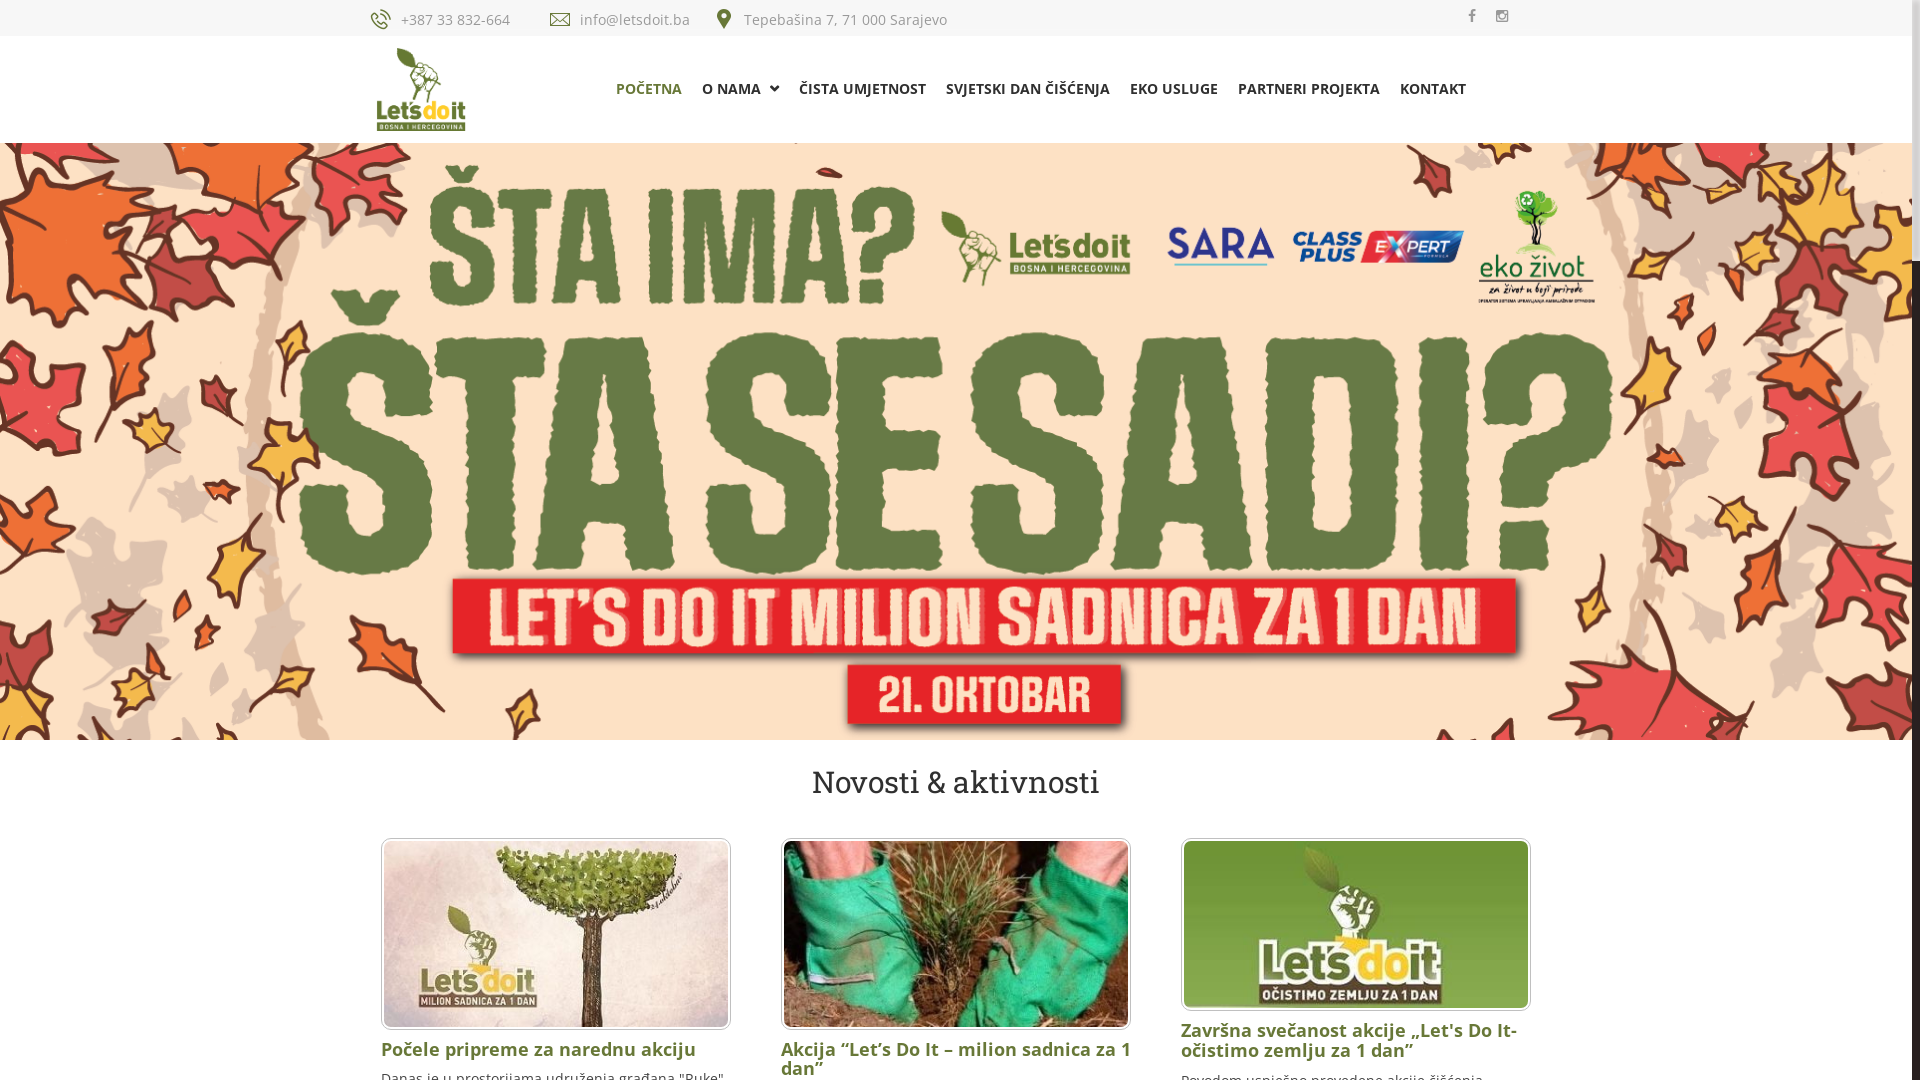 This screenshot has width=1920, height=1080. What do you see at coordinates (1309, 87) in the screenshot?
I see `'PARTNERI PROJEKTA'` at bounding box center [1309, 87].